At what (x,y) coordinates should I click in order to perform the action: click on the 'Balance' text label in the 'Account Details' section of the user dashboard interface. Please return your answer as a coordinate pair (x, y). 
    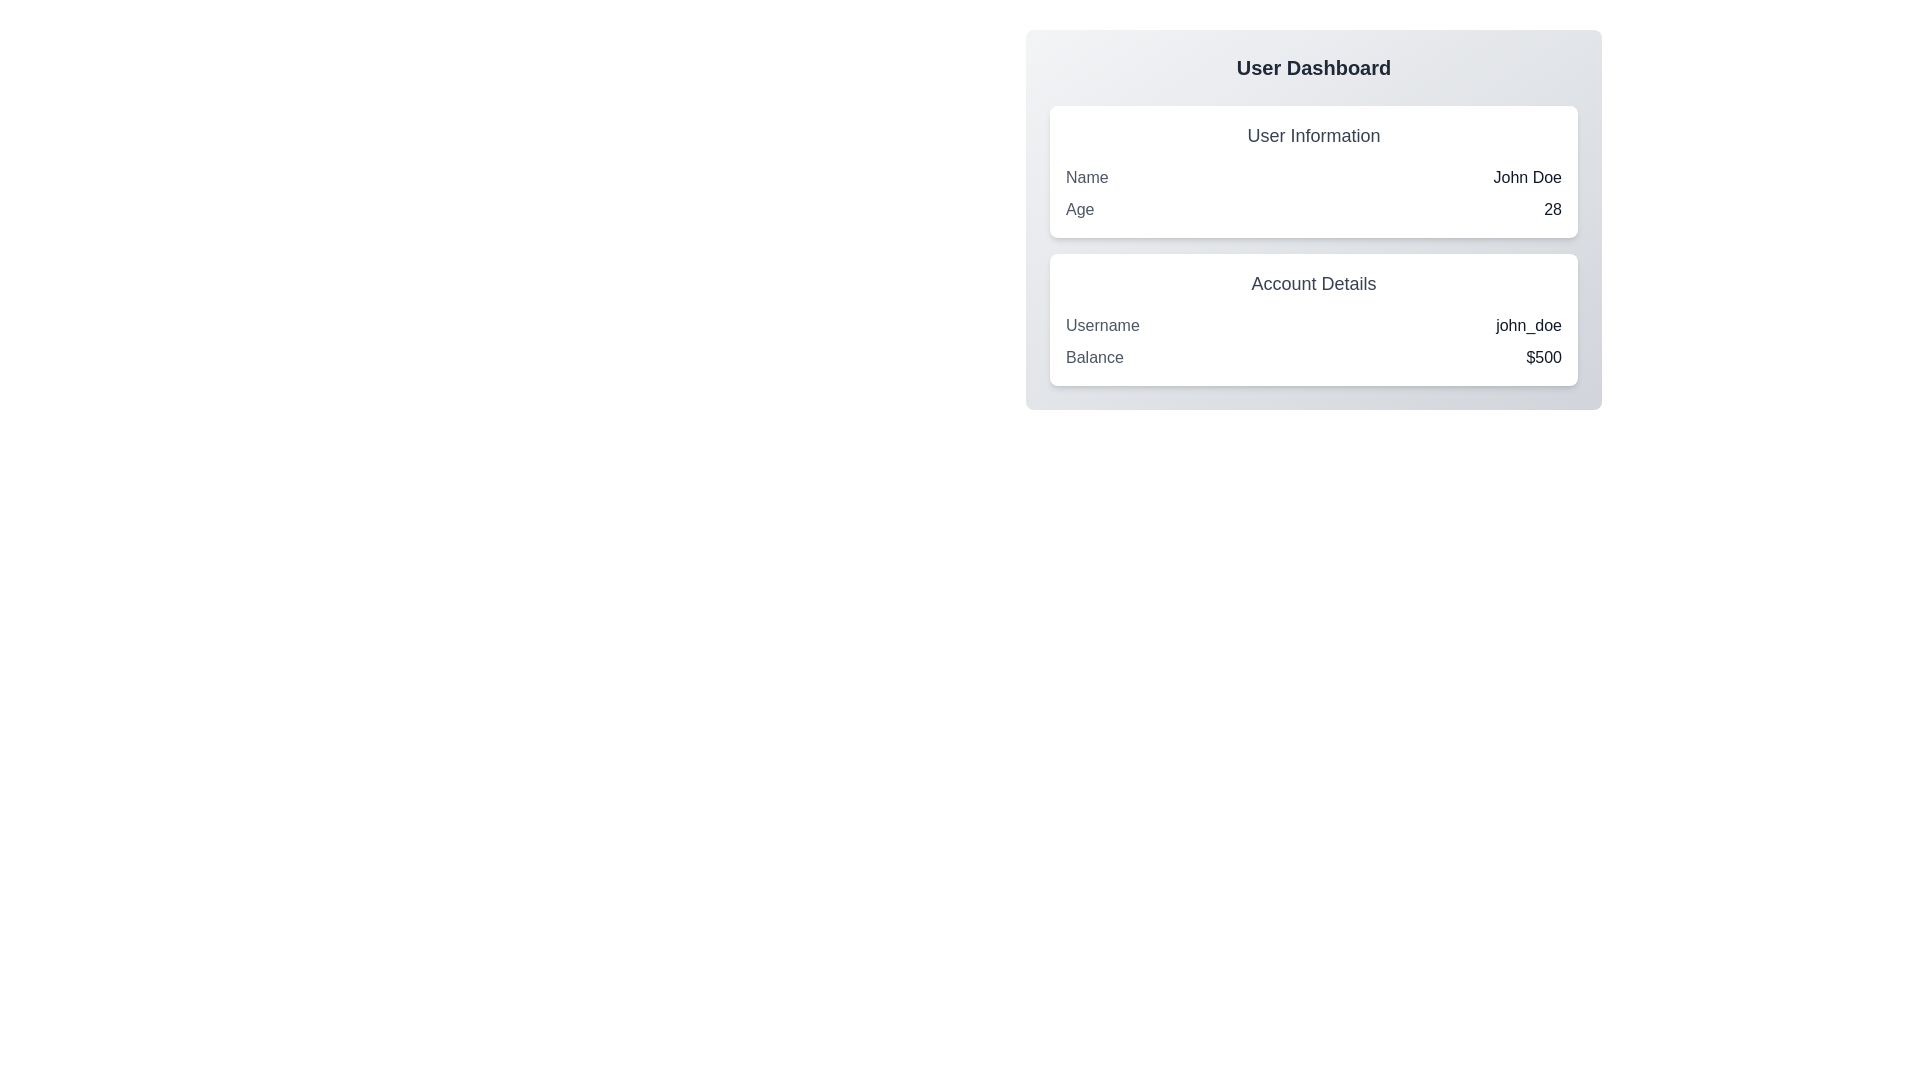
    Looking at the image, I should click on (1093, 357).